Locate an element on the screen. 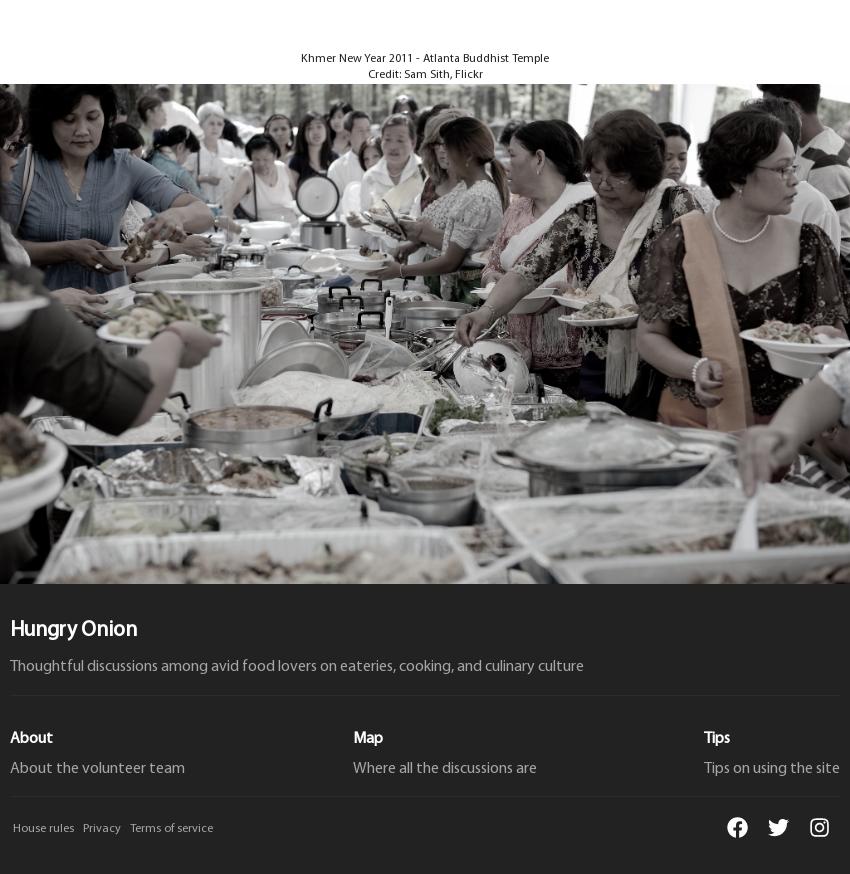  'Map' is located at coordinates (366, 737).